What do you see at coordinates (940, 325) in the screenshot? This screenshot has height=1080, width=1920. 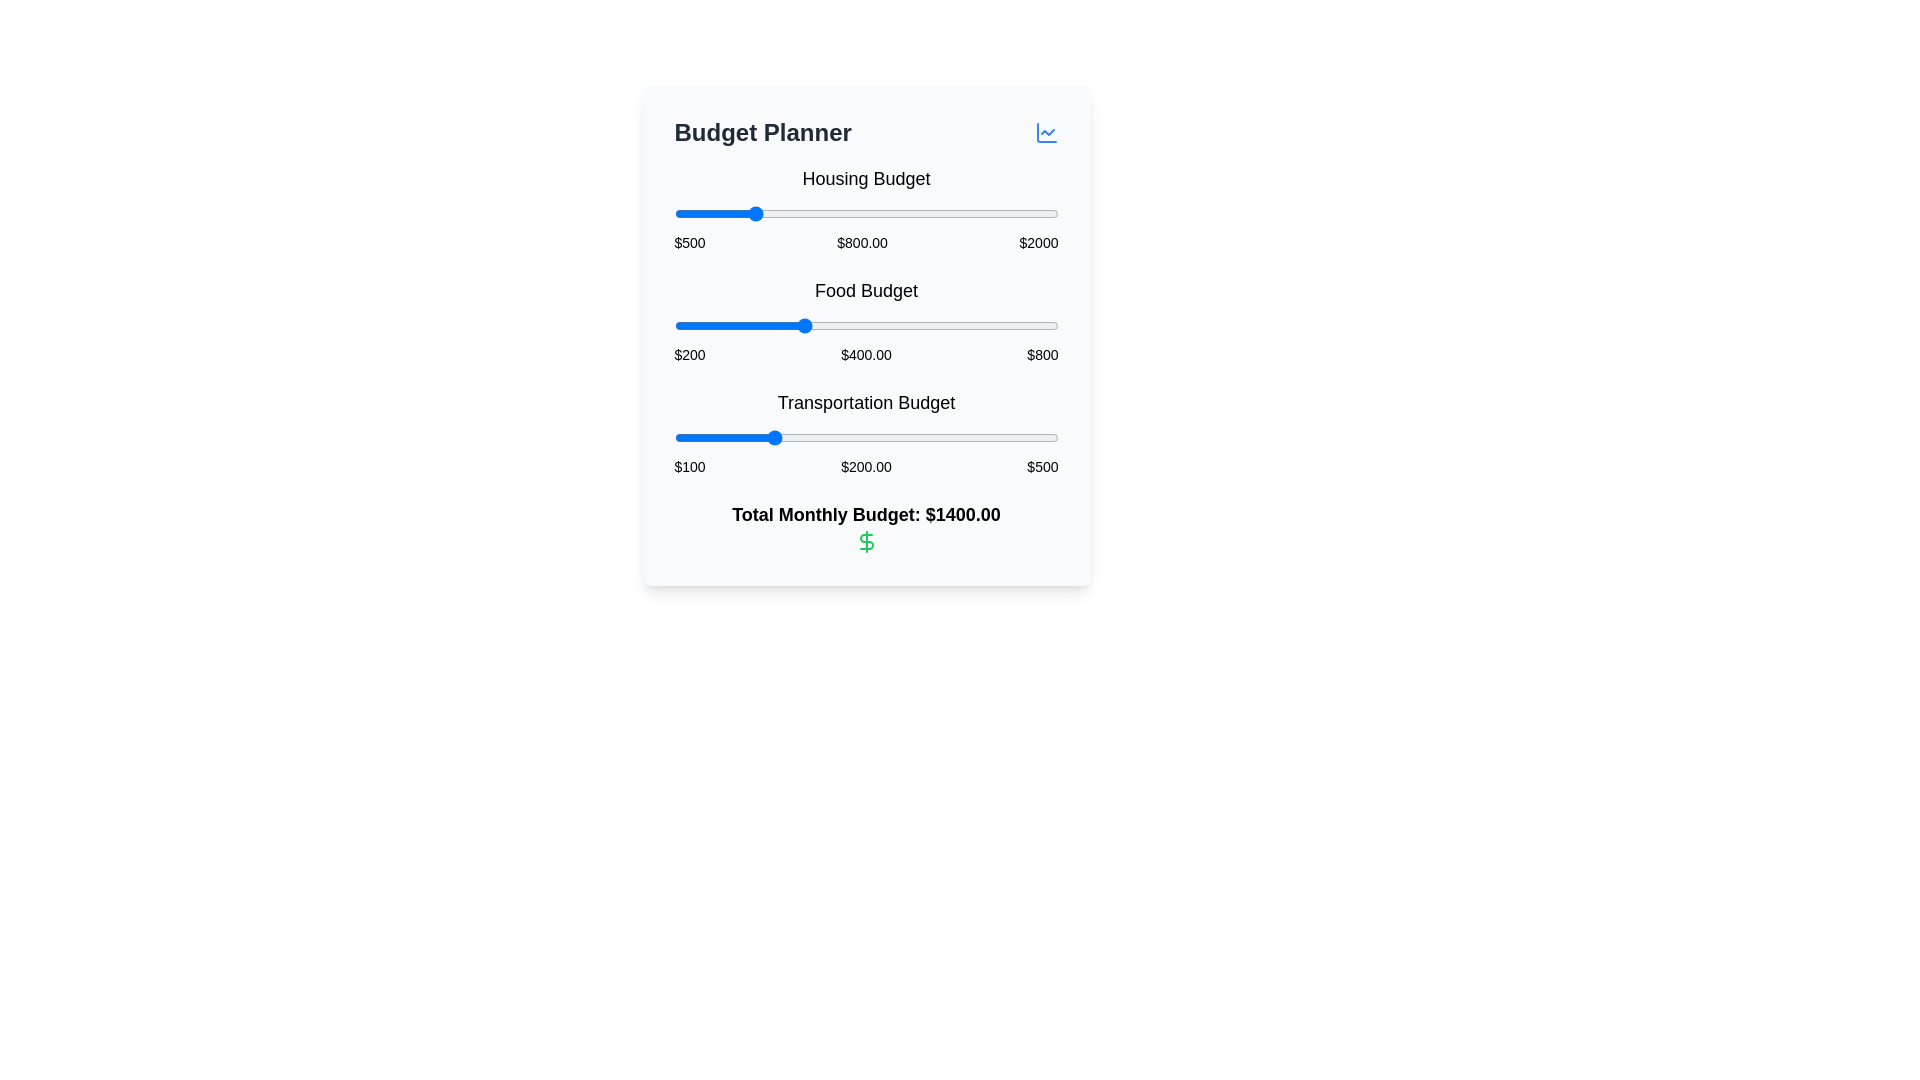 I see `the Food Budget slider value` at bounding box center [940, 325].